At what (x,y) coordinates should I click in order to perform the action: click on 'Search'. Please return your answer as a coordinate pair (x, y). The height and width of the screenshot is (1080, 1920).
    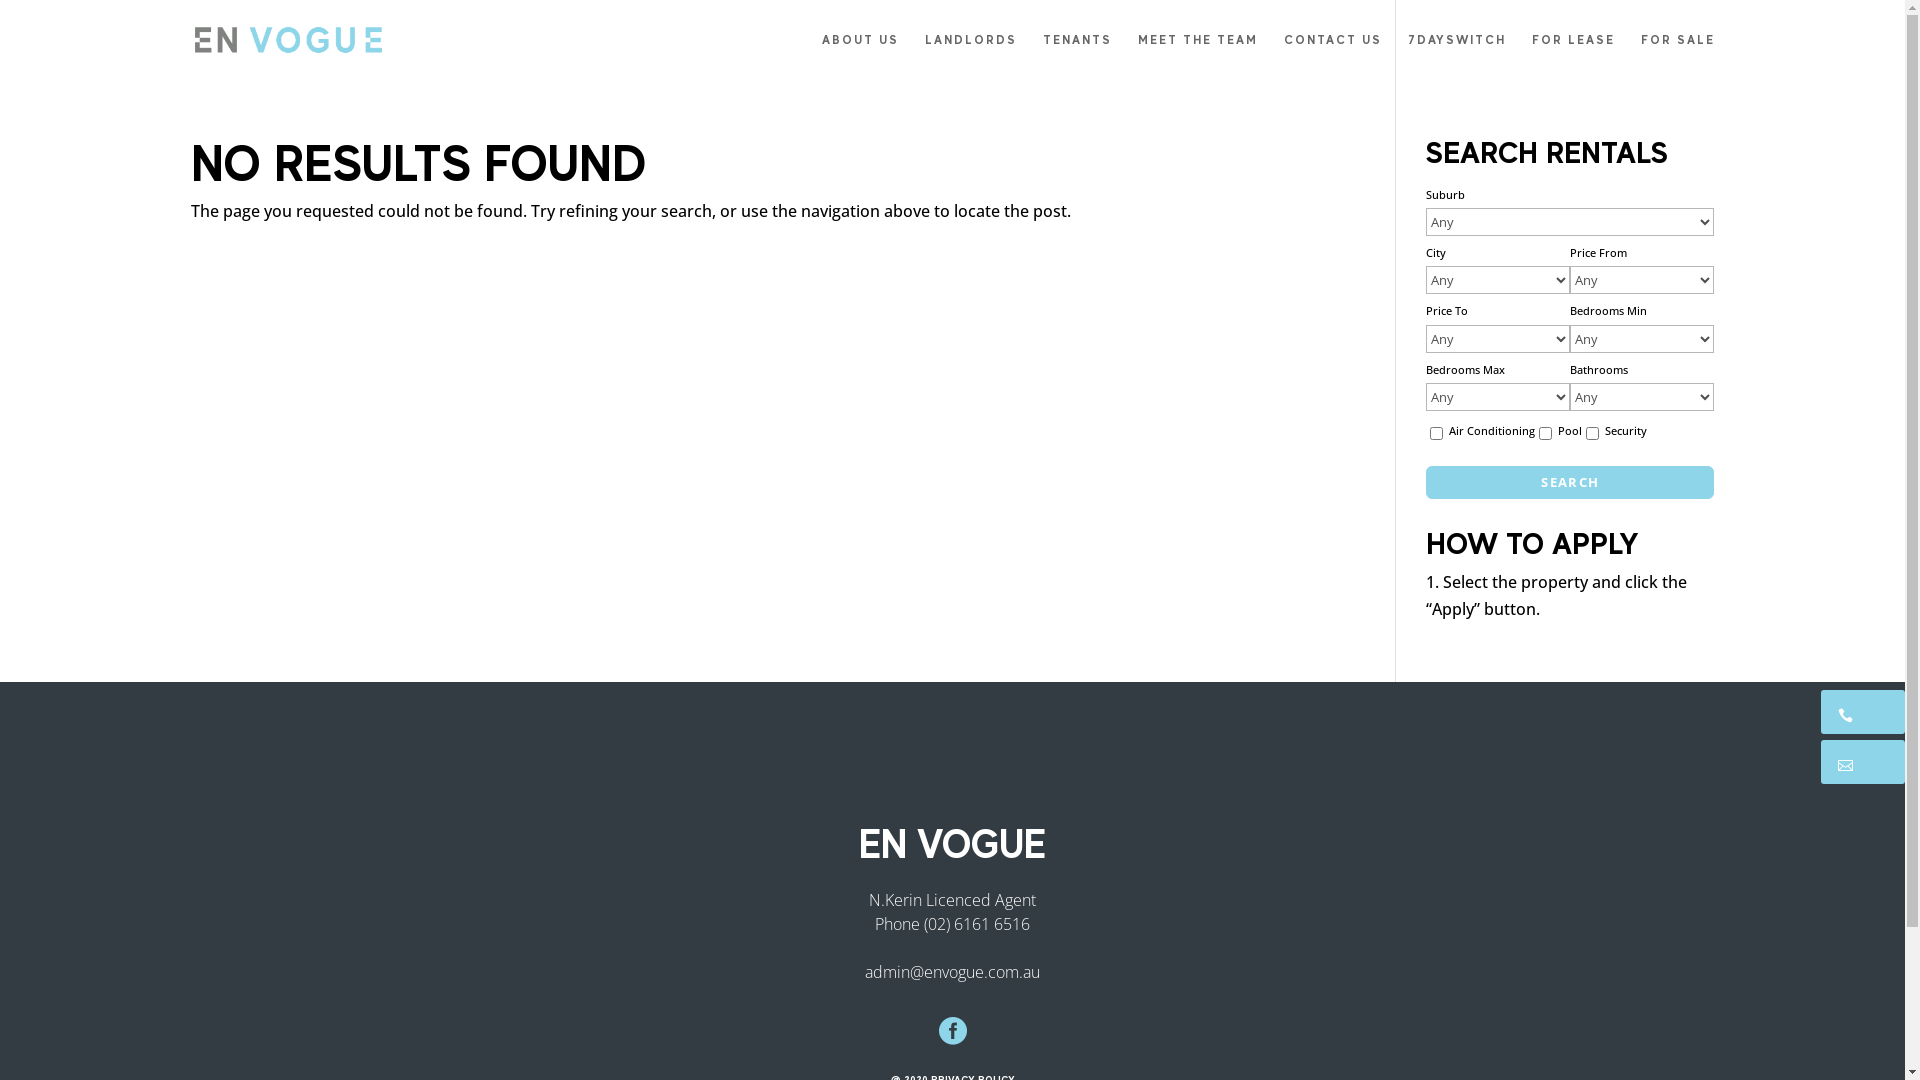
    Looking at the image, I should click on (1568, 482).